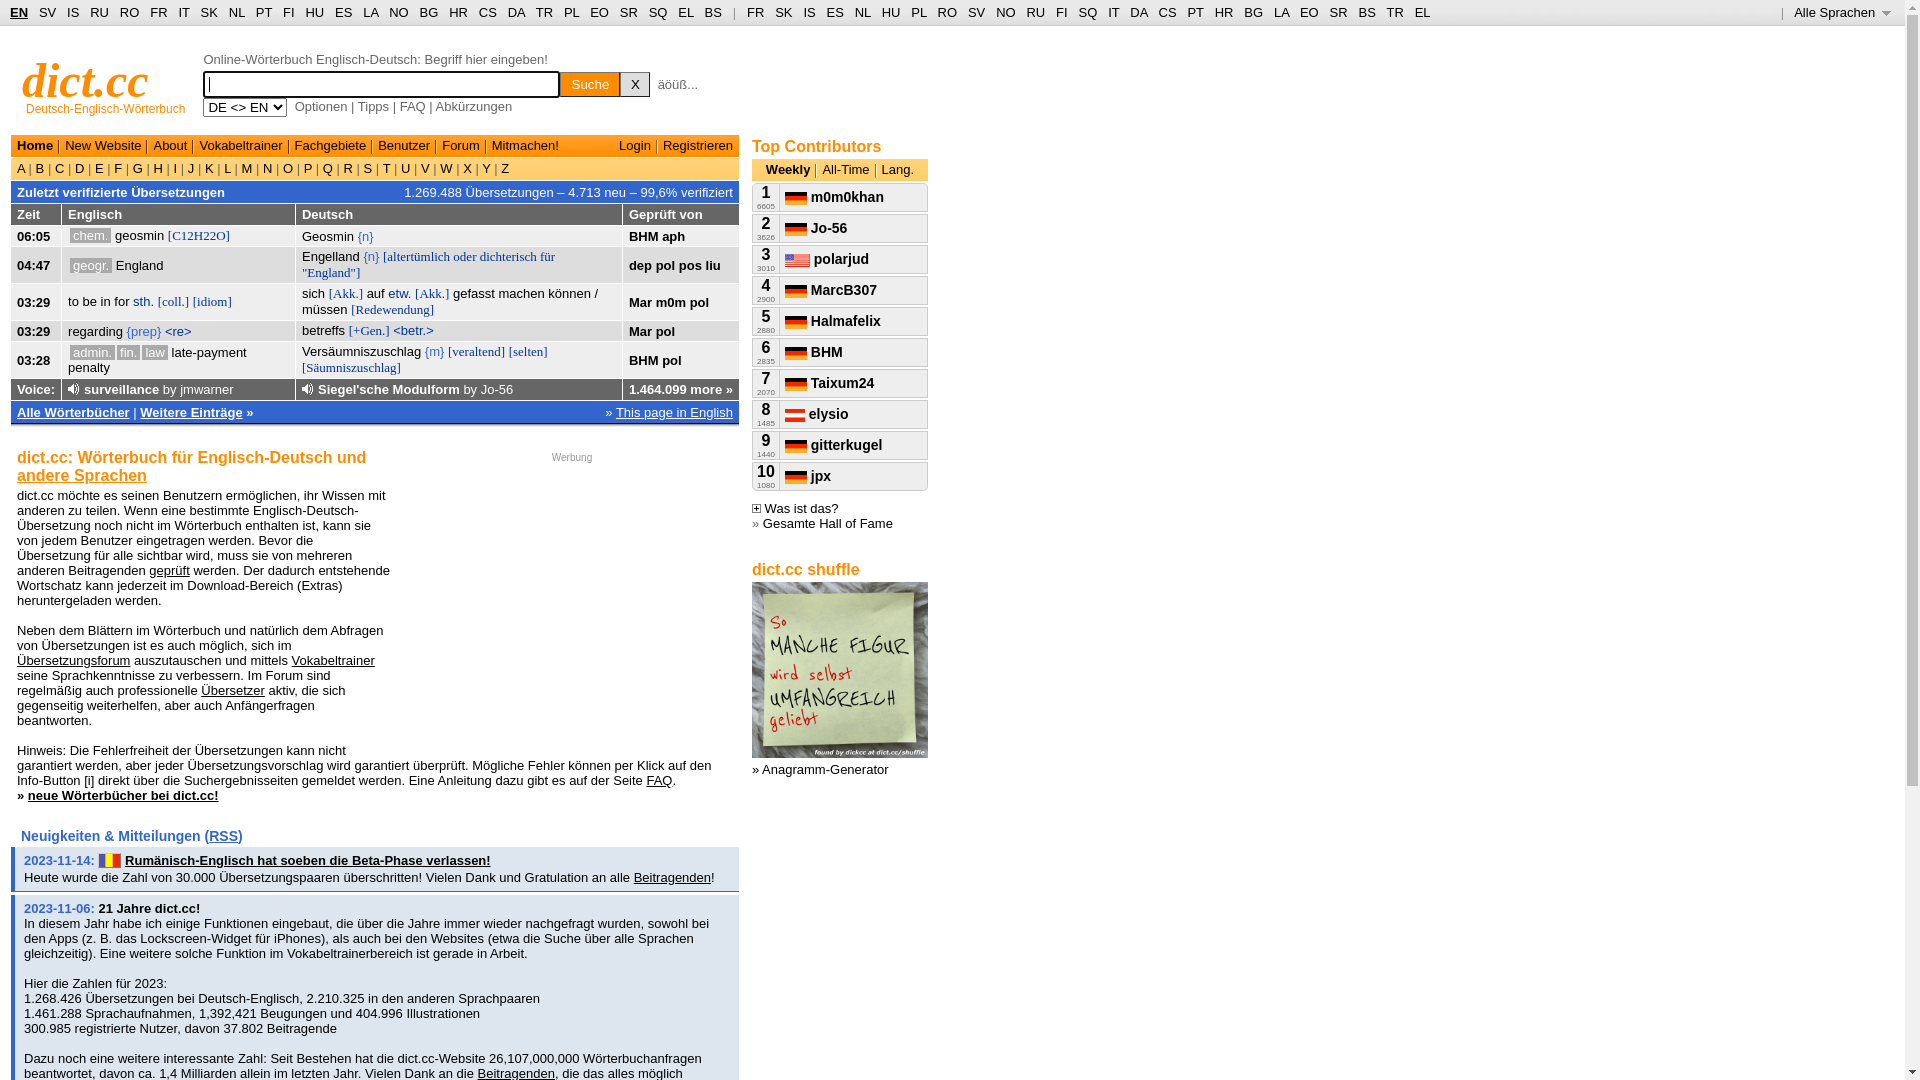 The image size is (1920, 1080). What do you see at coordinates (17, 389) in the screenshot?
I see `'Voice:'` at bounding box center [17, 389].